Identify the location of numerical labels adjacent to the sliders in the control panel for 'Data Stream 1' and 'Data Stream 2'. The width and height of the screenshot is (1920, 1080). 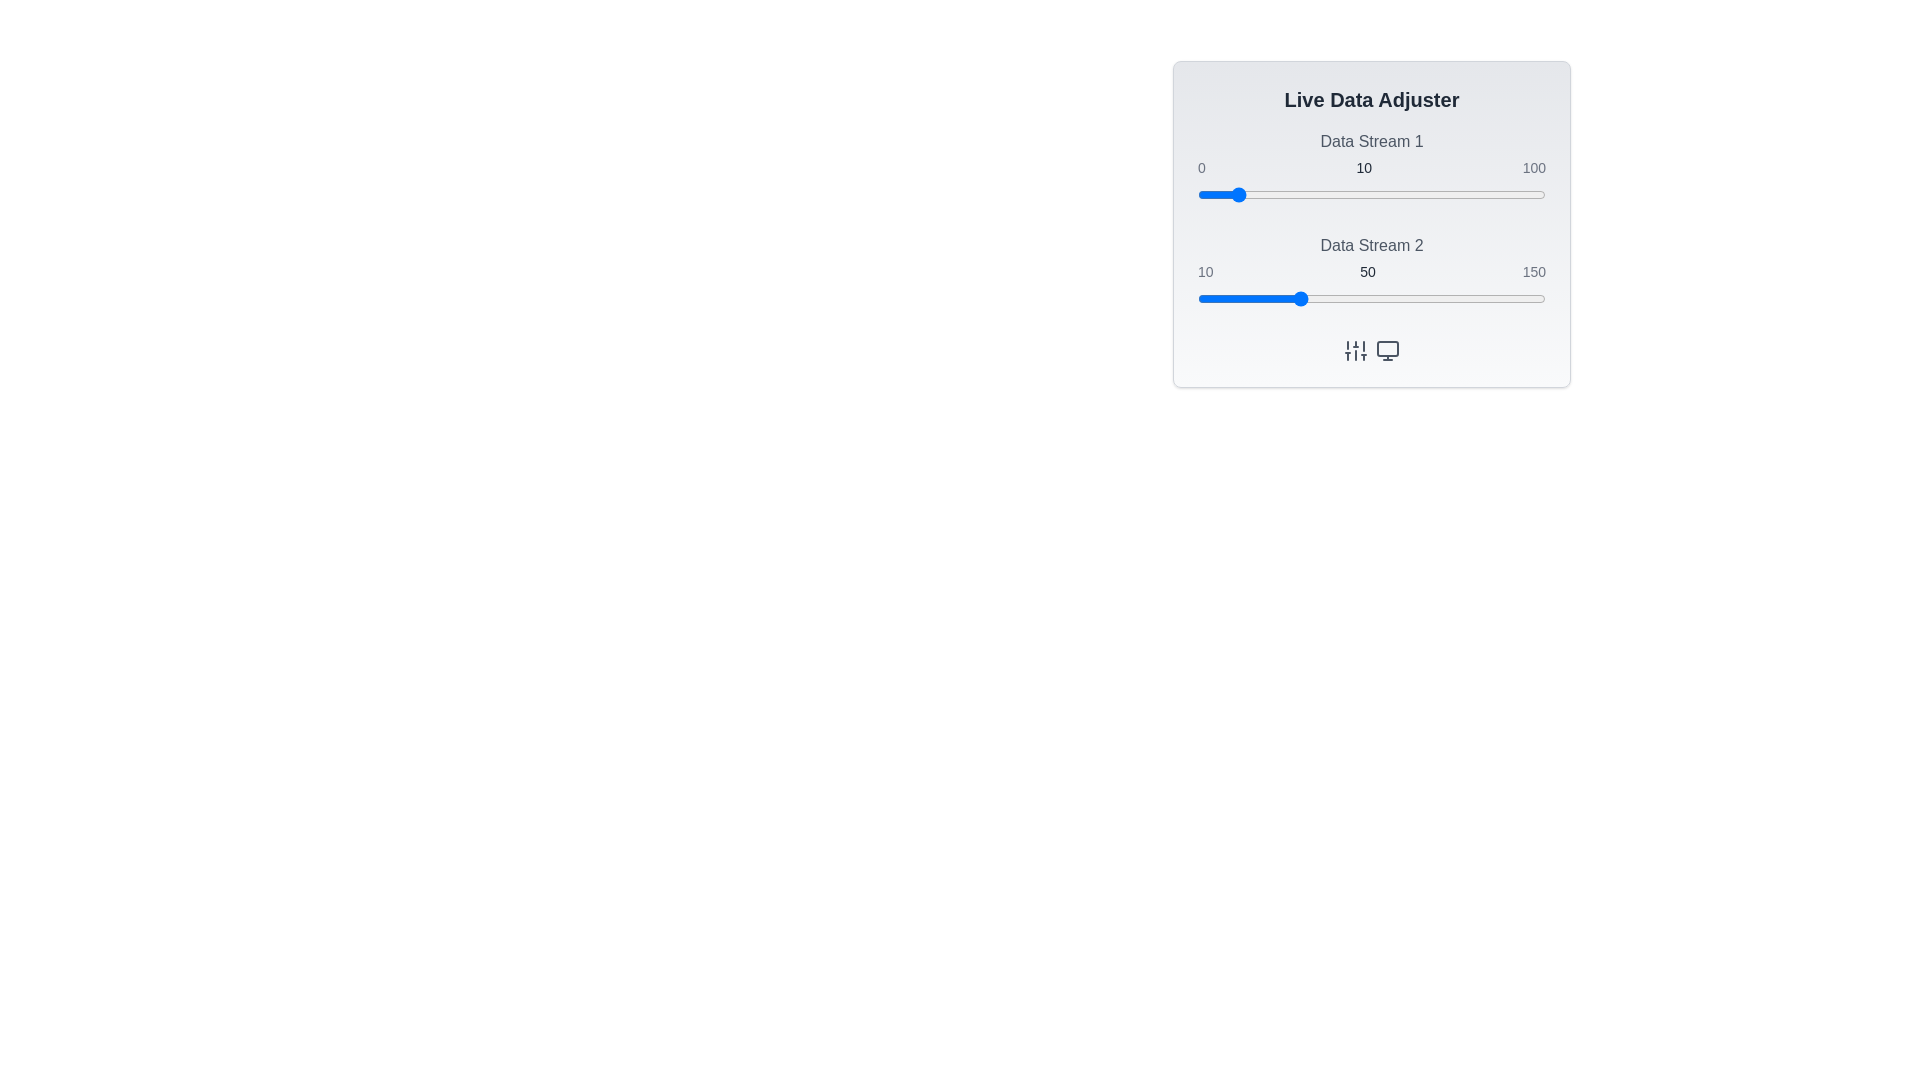
(1371, 223).